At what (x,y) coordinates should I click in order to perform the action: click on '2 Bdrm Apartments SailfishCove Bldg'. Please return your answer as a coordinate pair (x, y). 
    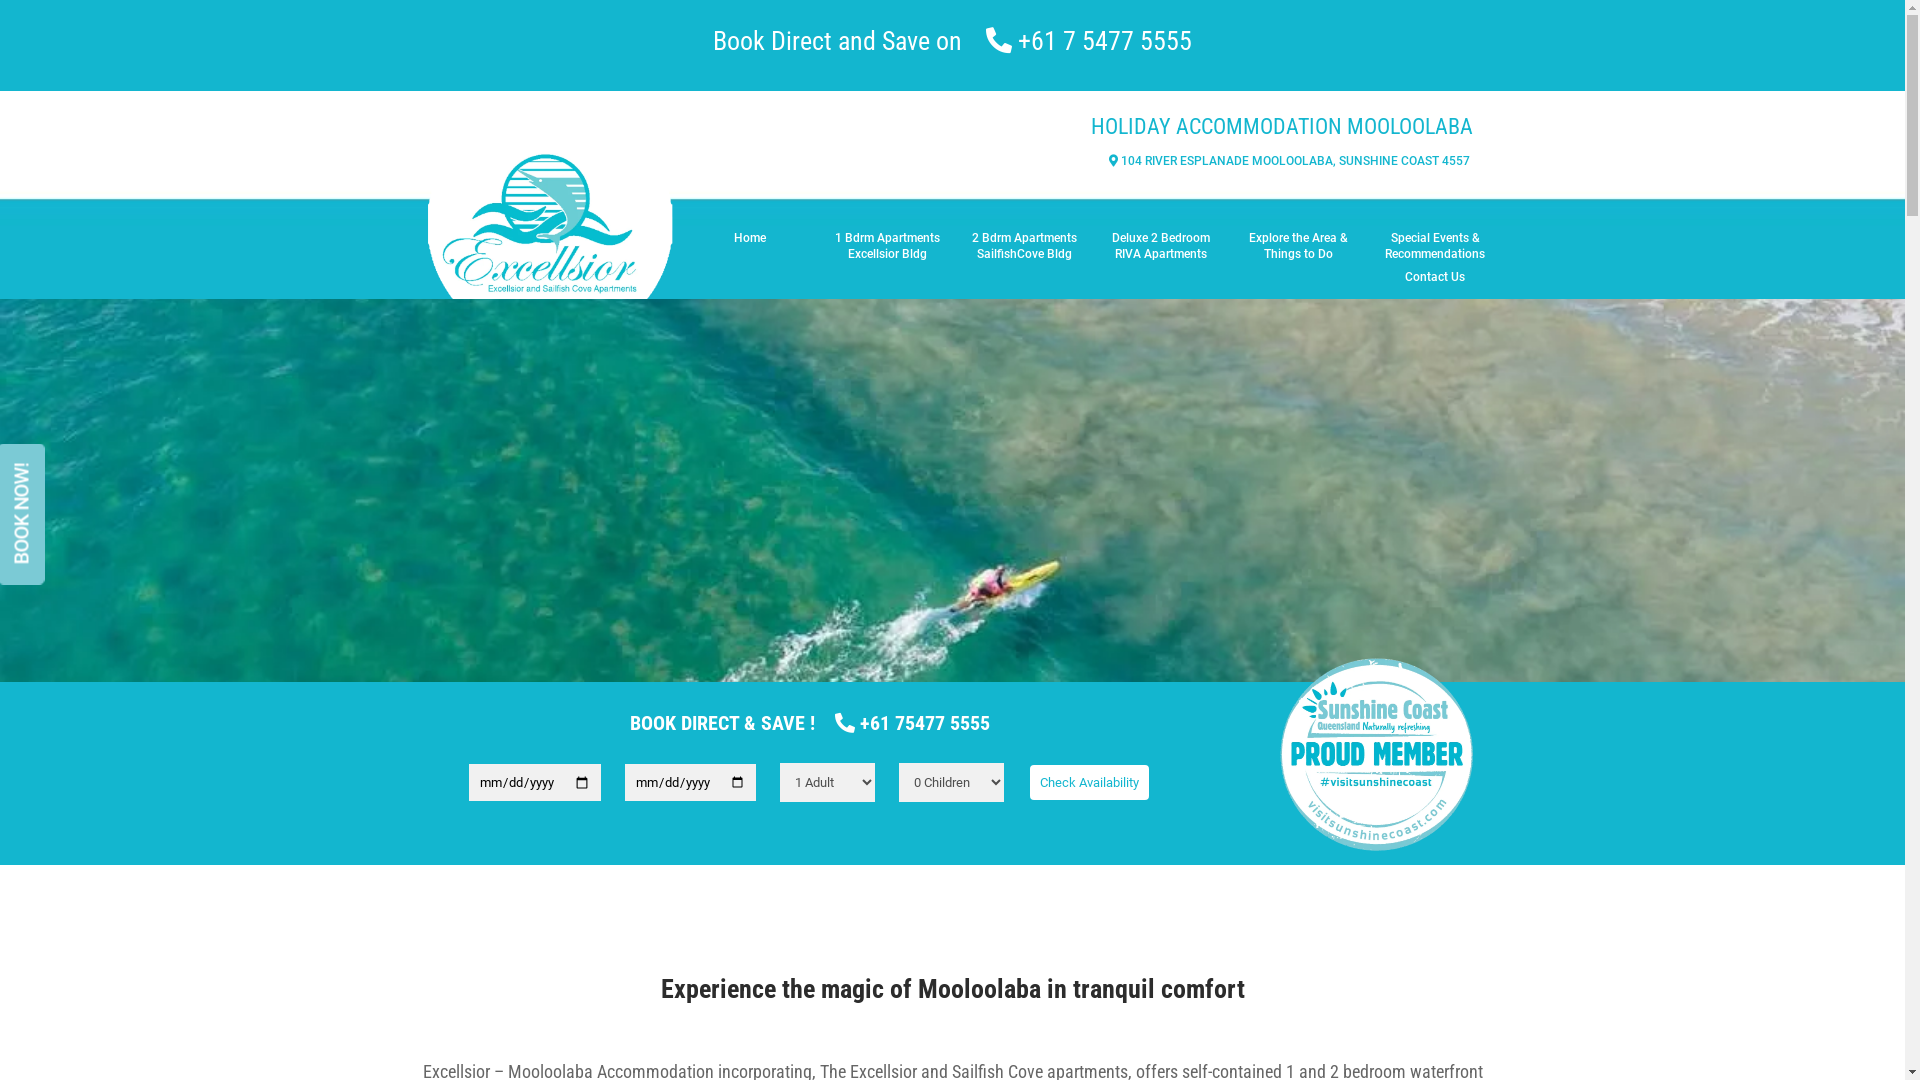
    Looking at the image, I should click on (1023, 245).